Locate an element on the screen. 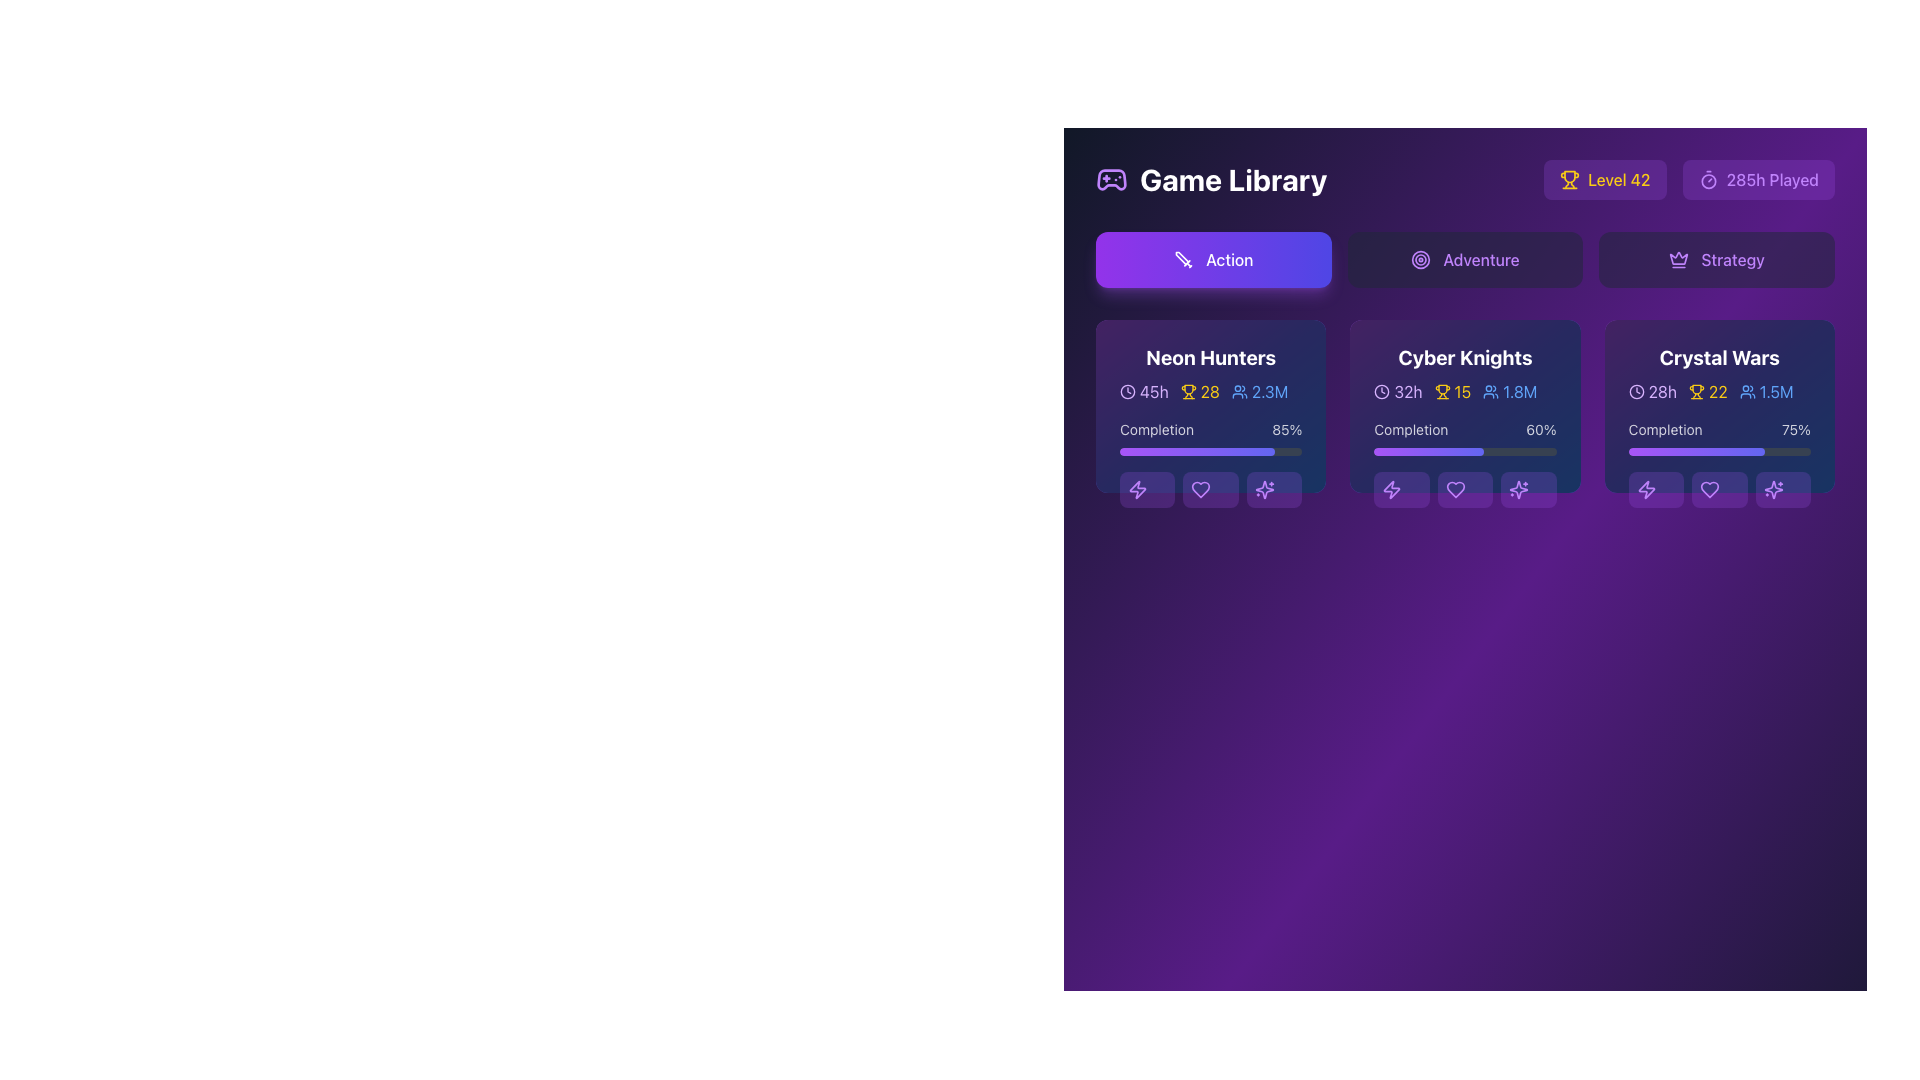  the clock icon located to the left of the text '32h' in the game library interface under the 'Cyber Knights' game card is located at coordinates (1381, 392).